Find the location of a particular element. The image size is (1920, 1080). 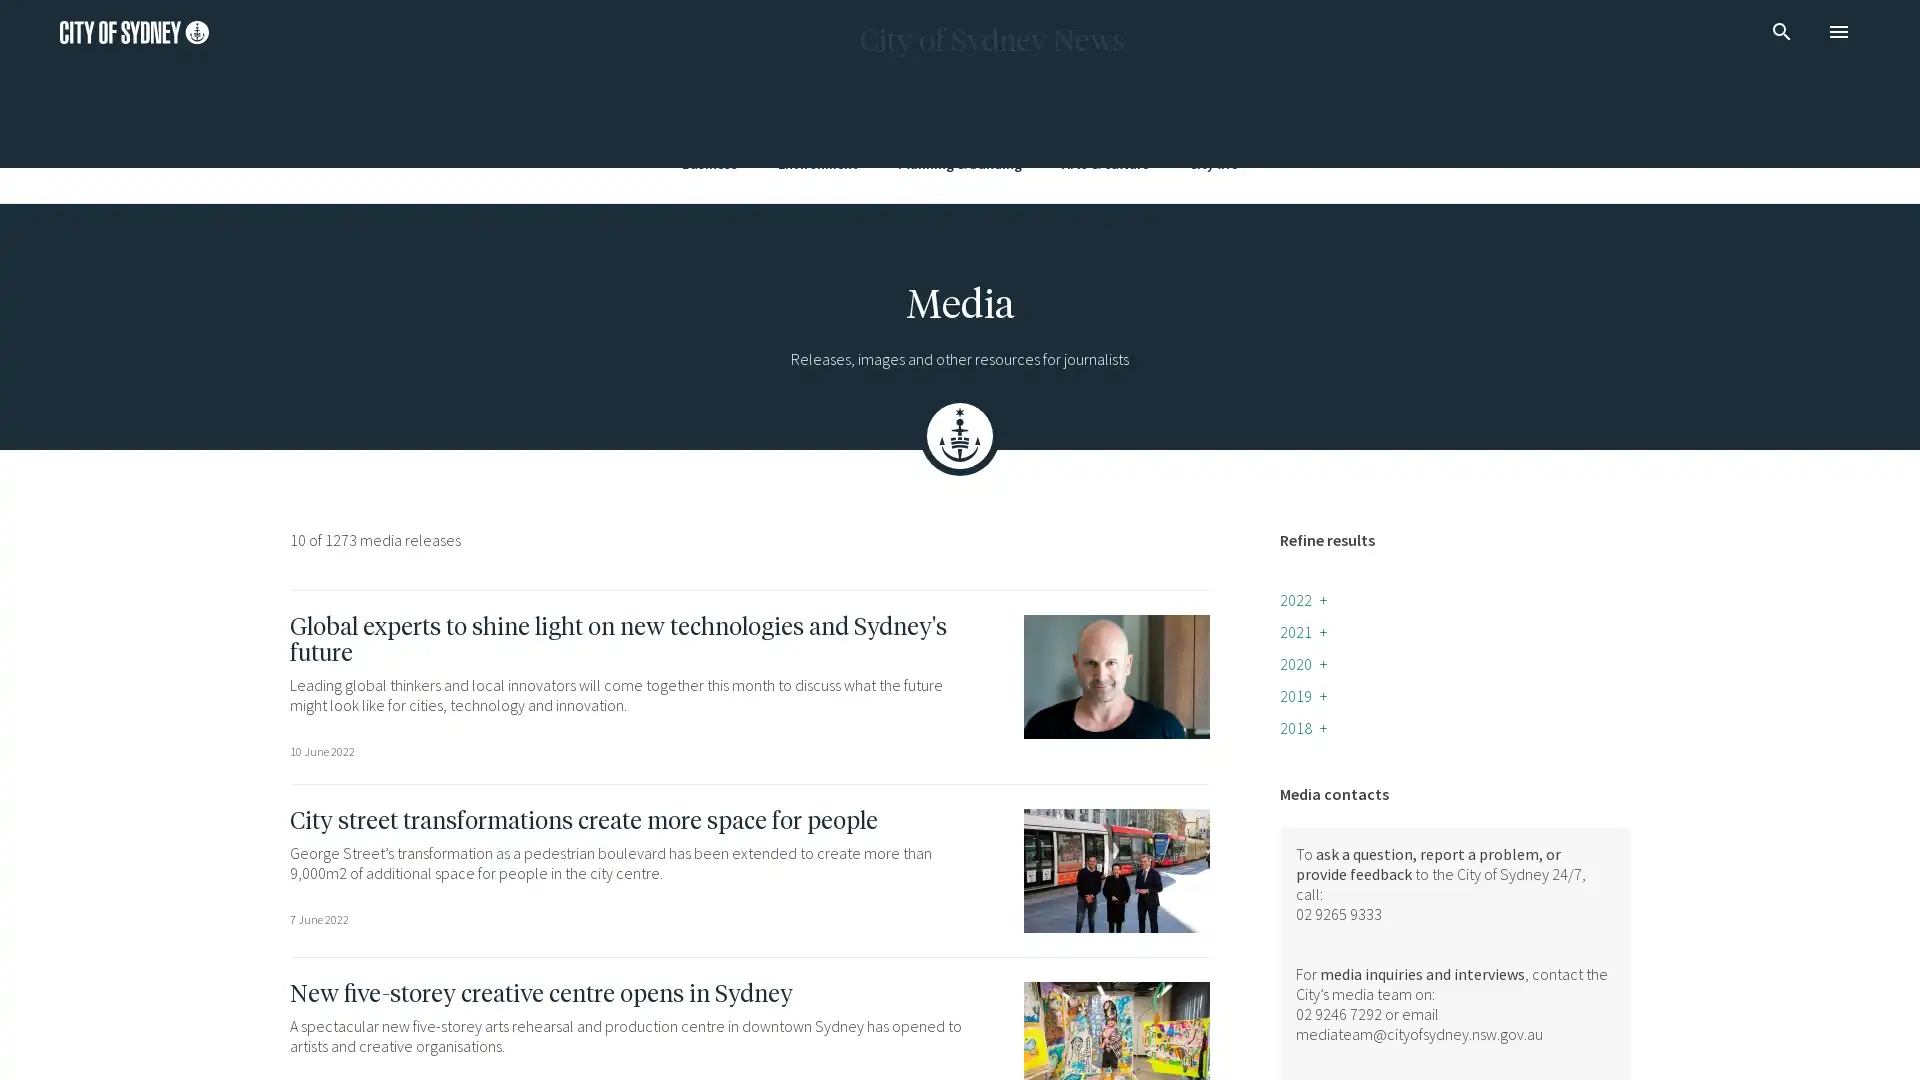

2018+ is located at coordinates (1303, 728).